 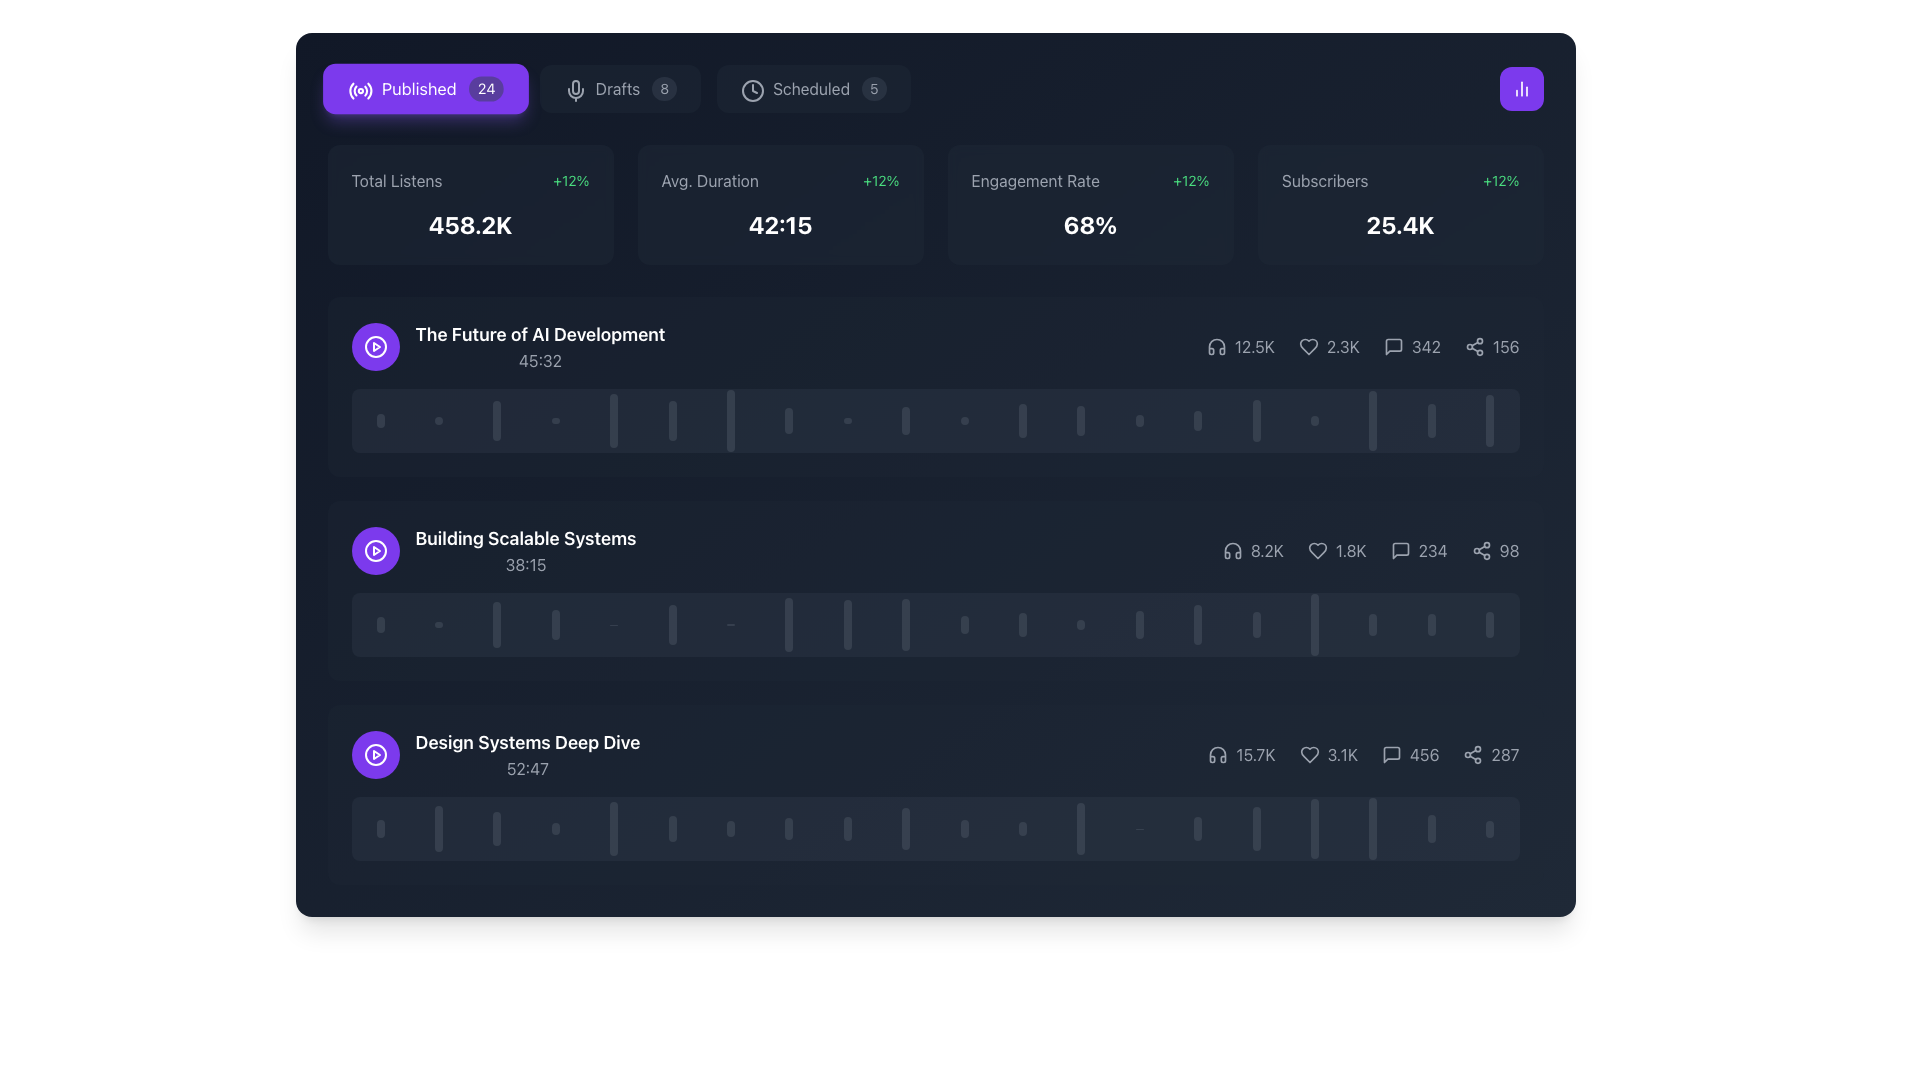 What do you see at coordinates (672, 623) in the screenshot?
I see `the sixth vertical progress bar segment which is gray and semi-transparent, located in the middle row of the interface` at bounding box center [672, 623].